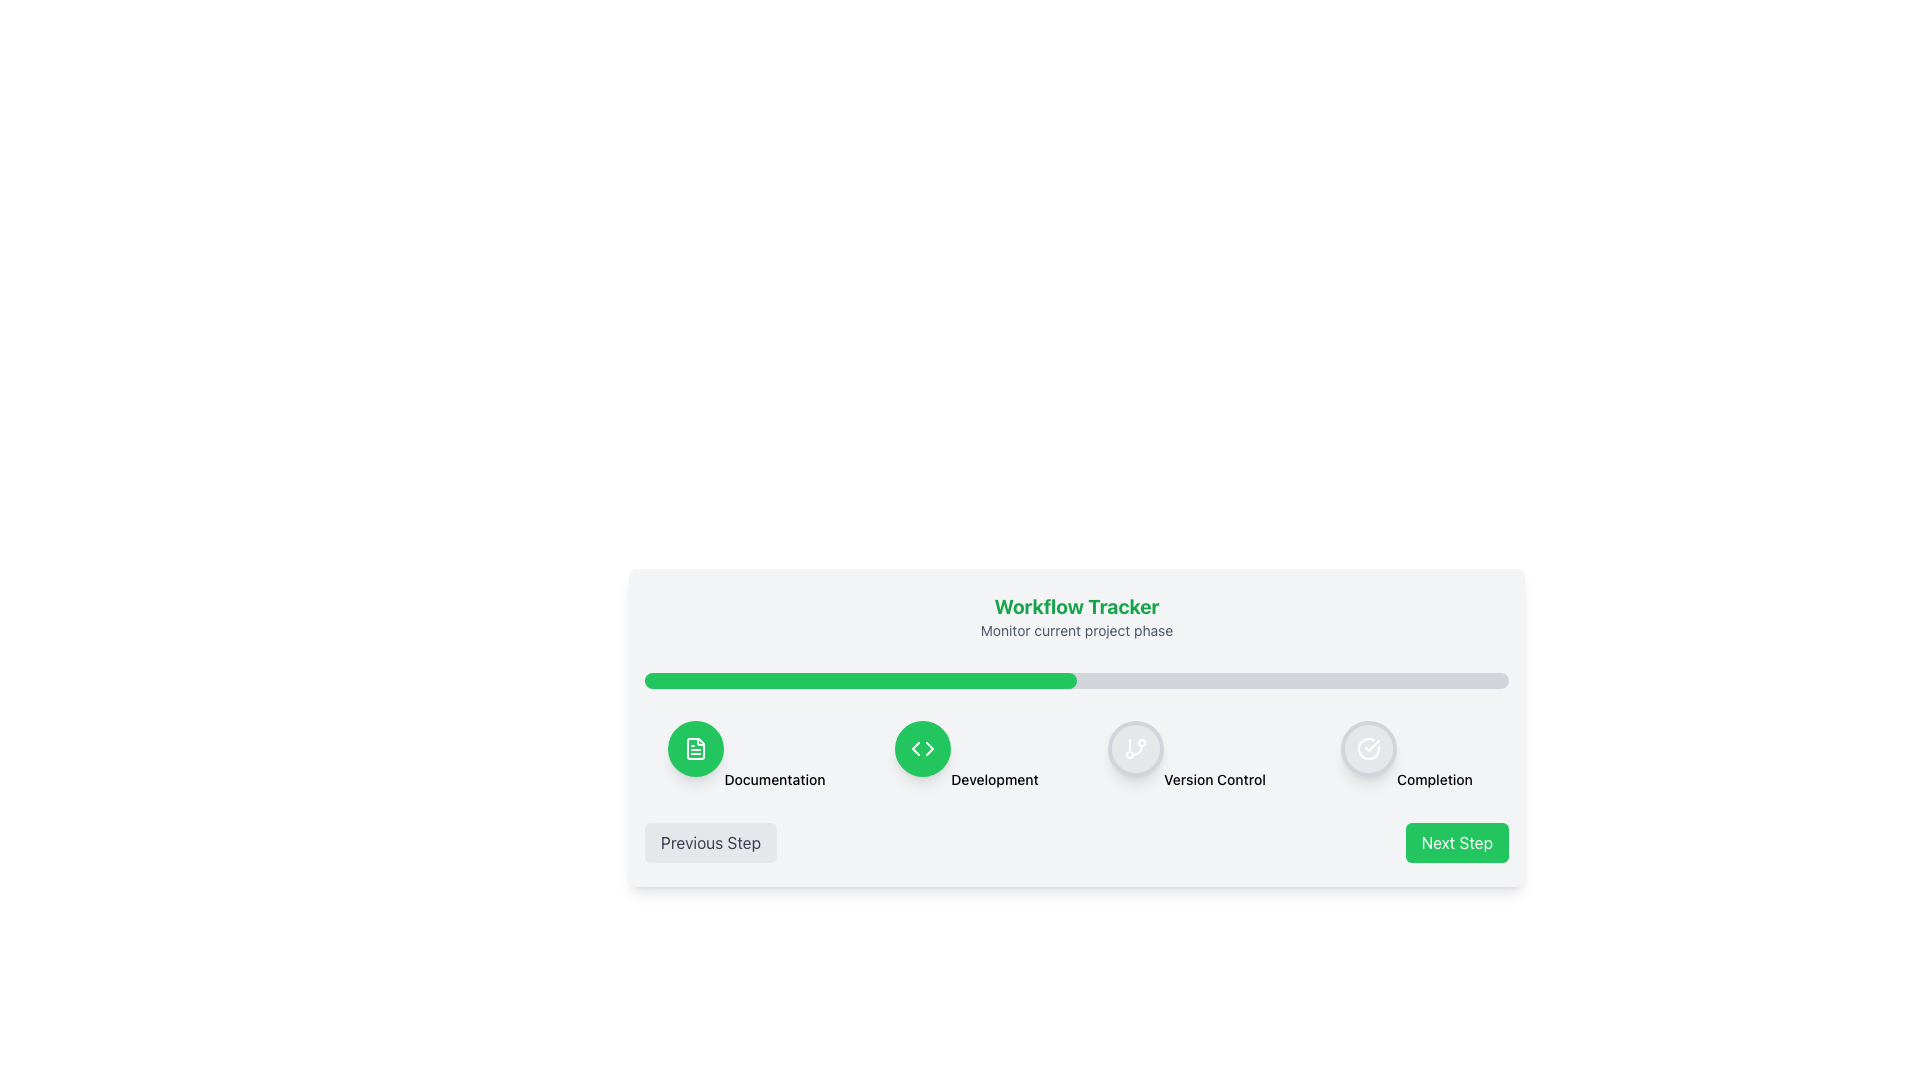  I want to click on the left-pointing arrow polygon element within the 'Development' SVG button, so click(915, 748).